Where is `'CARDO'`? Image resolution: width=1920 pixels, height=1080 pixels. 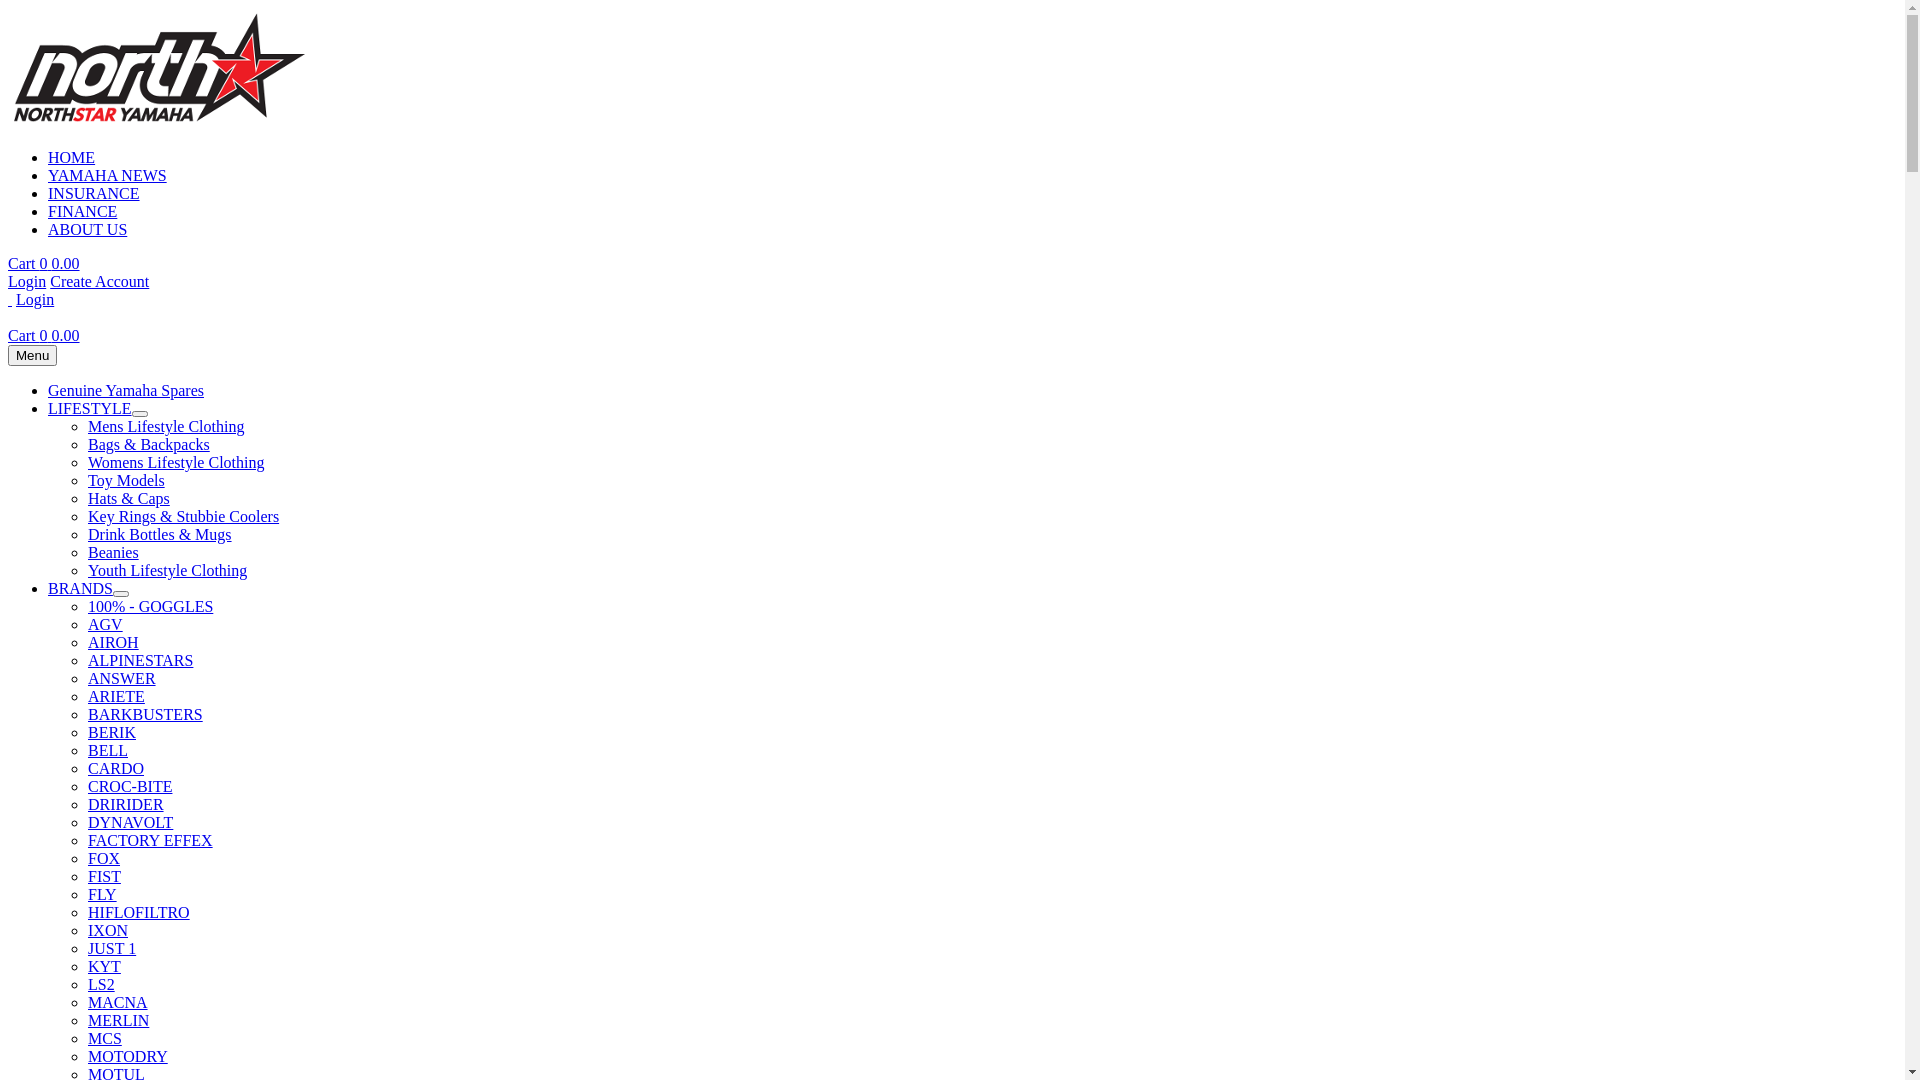 'CARDO' is located at coordinates (114, 767).